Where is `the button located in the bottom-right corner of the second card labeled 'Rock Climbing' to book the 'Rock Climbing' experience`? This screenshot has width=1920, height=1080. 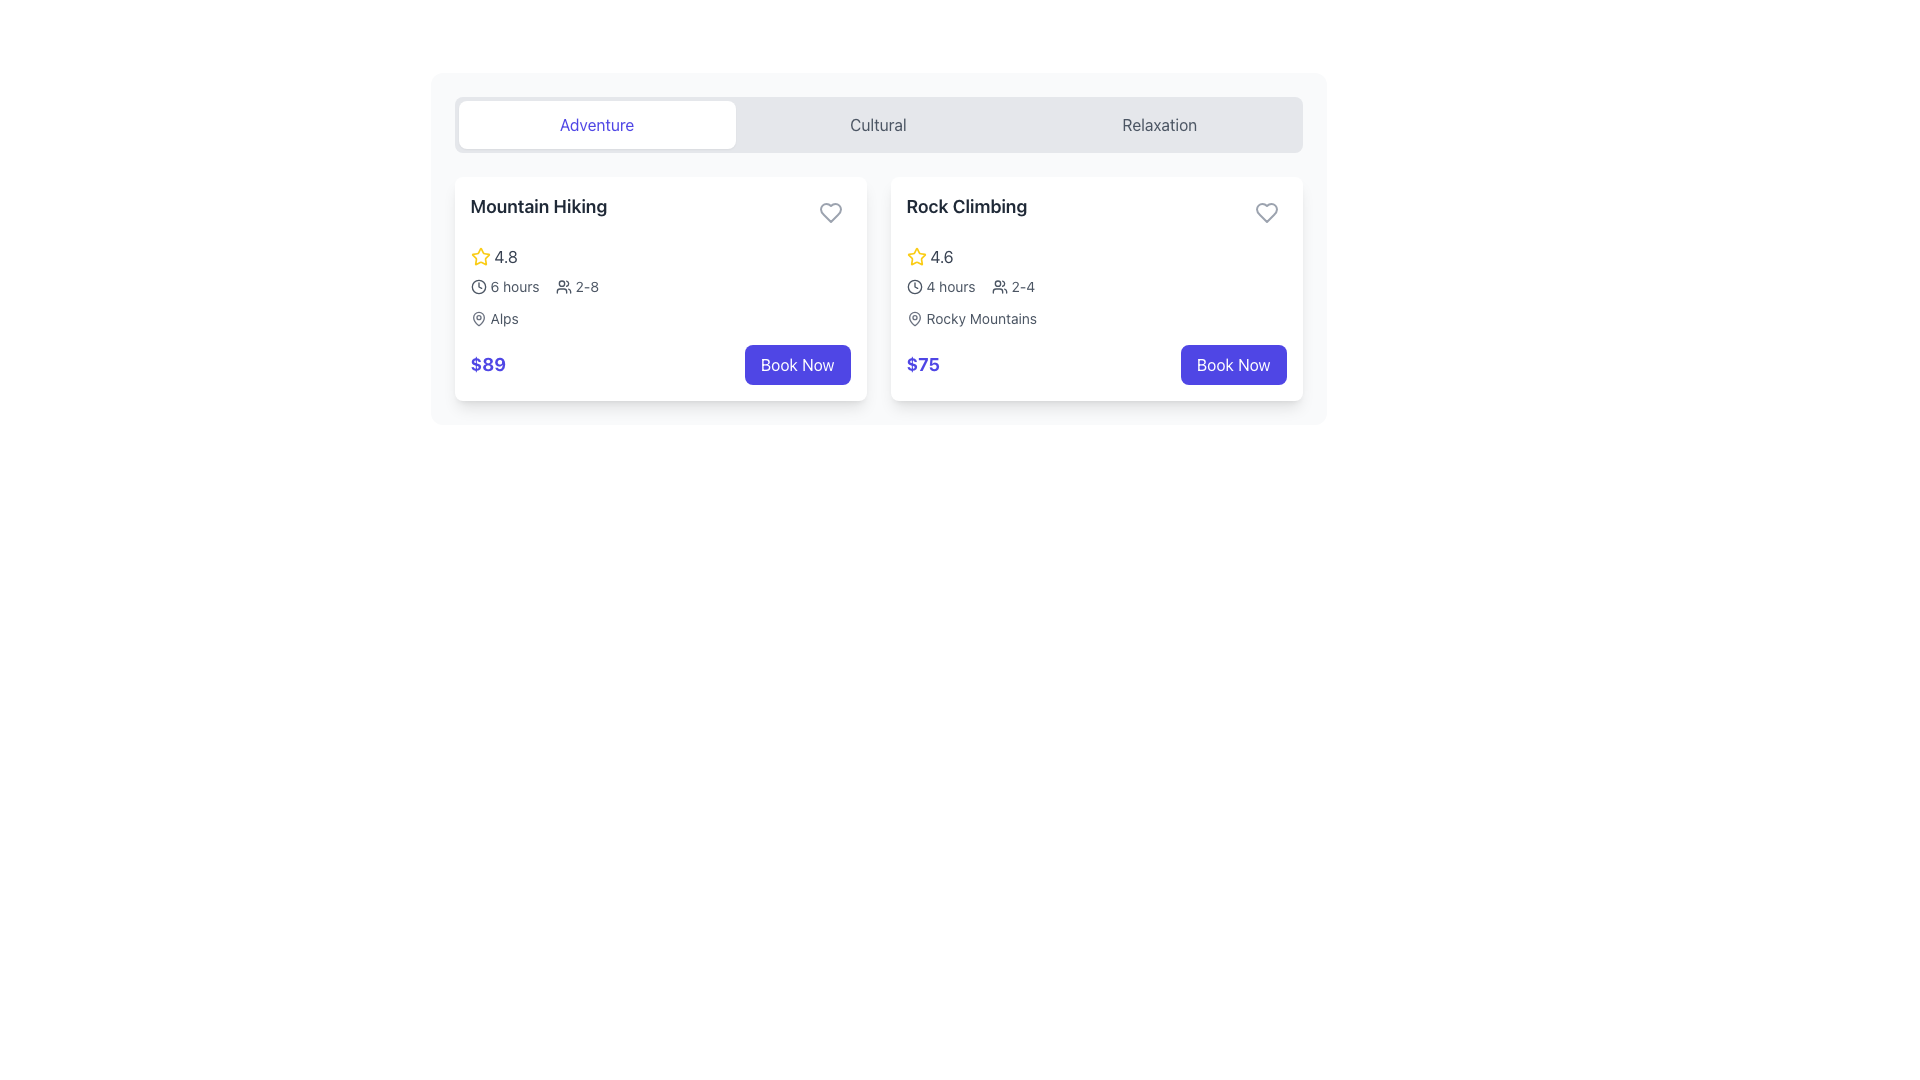
the button located in the bottom-right corner of the second card labeled 'Rock Climbing' to book the 'Rock Climbing' experience is located at coordinates (1232, 365).